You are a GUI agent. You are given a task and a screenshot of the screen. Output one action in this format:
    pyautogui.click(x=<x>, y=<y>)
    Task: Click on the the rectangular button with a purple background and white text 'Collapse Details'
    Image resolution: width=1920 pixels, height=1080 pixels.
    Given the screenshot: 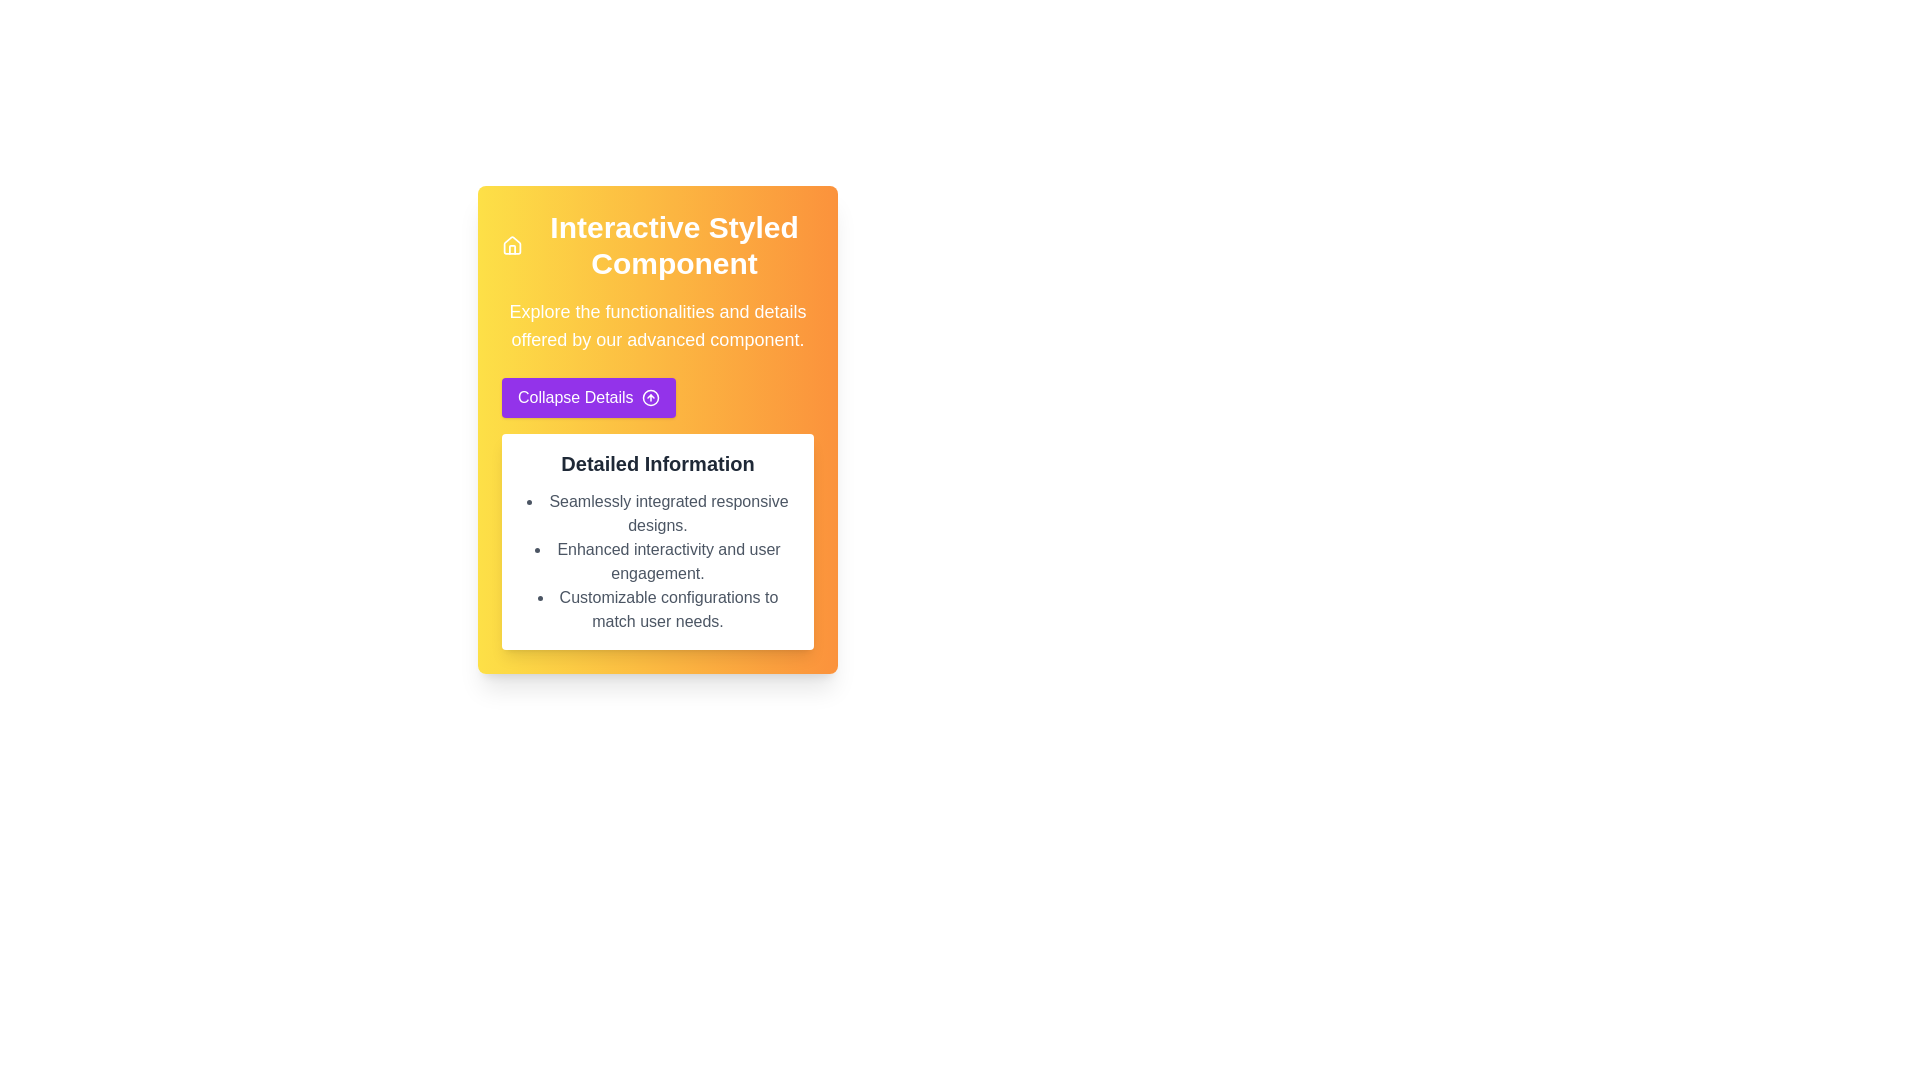 What is the action you would take?
    pyautogui.click(x=587, y=397)
    